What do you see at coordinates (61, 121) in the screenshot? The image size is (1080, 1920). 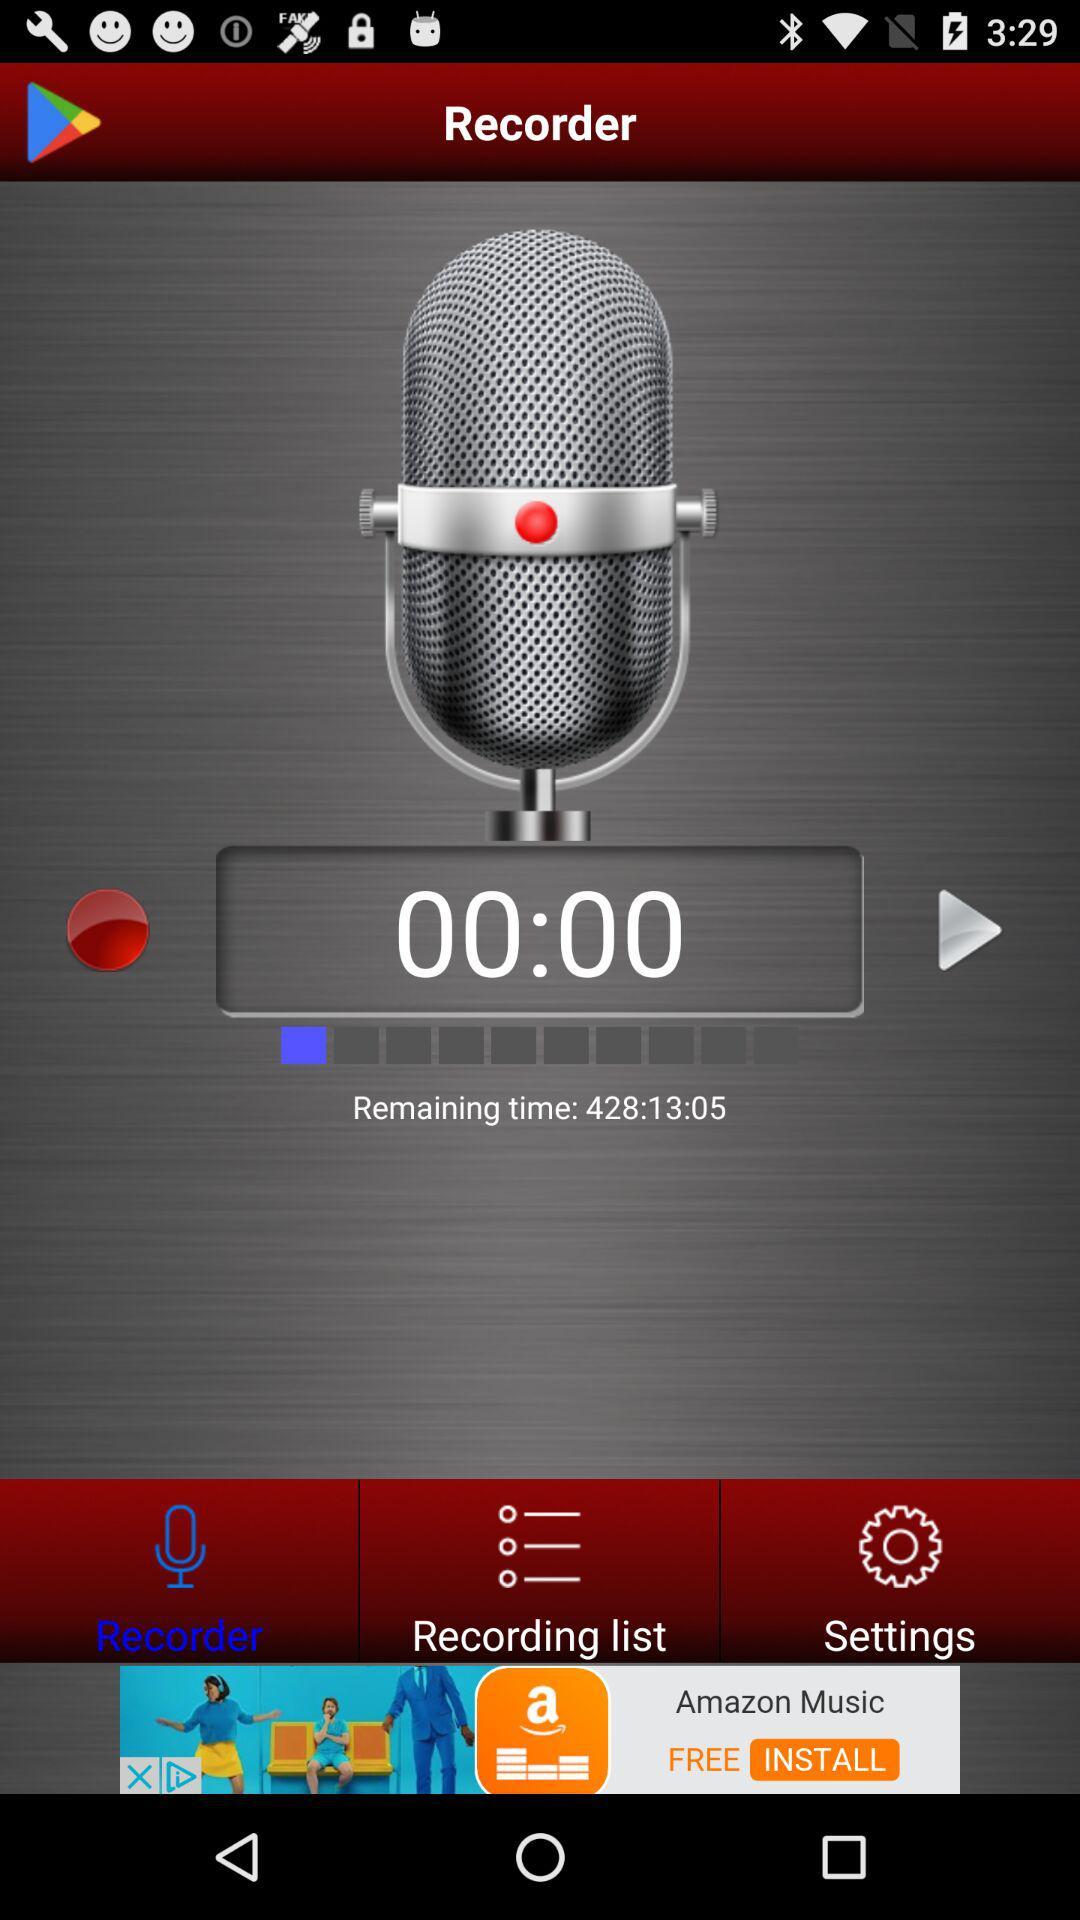 I see `playstore` at bounding box center [61, 121].